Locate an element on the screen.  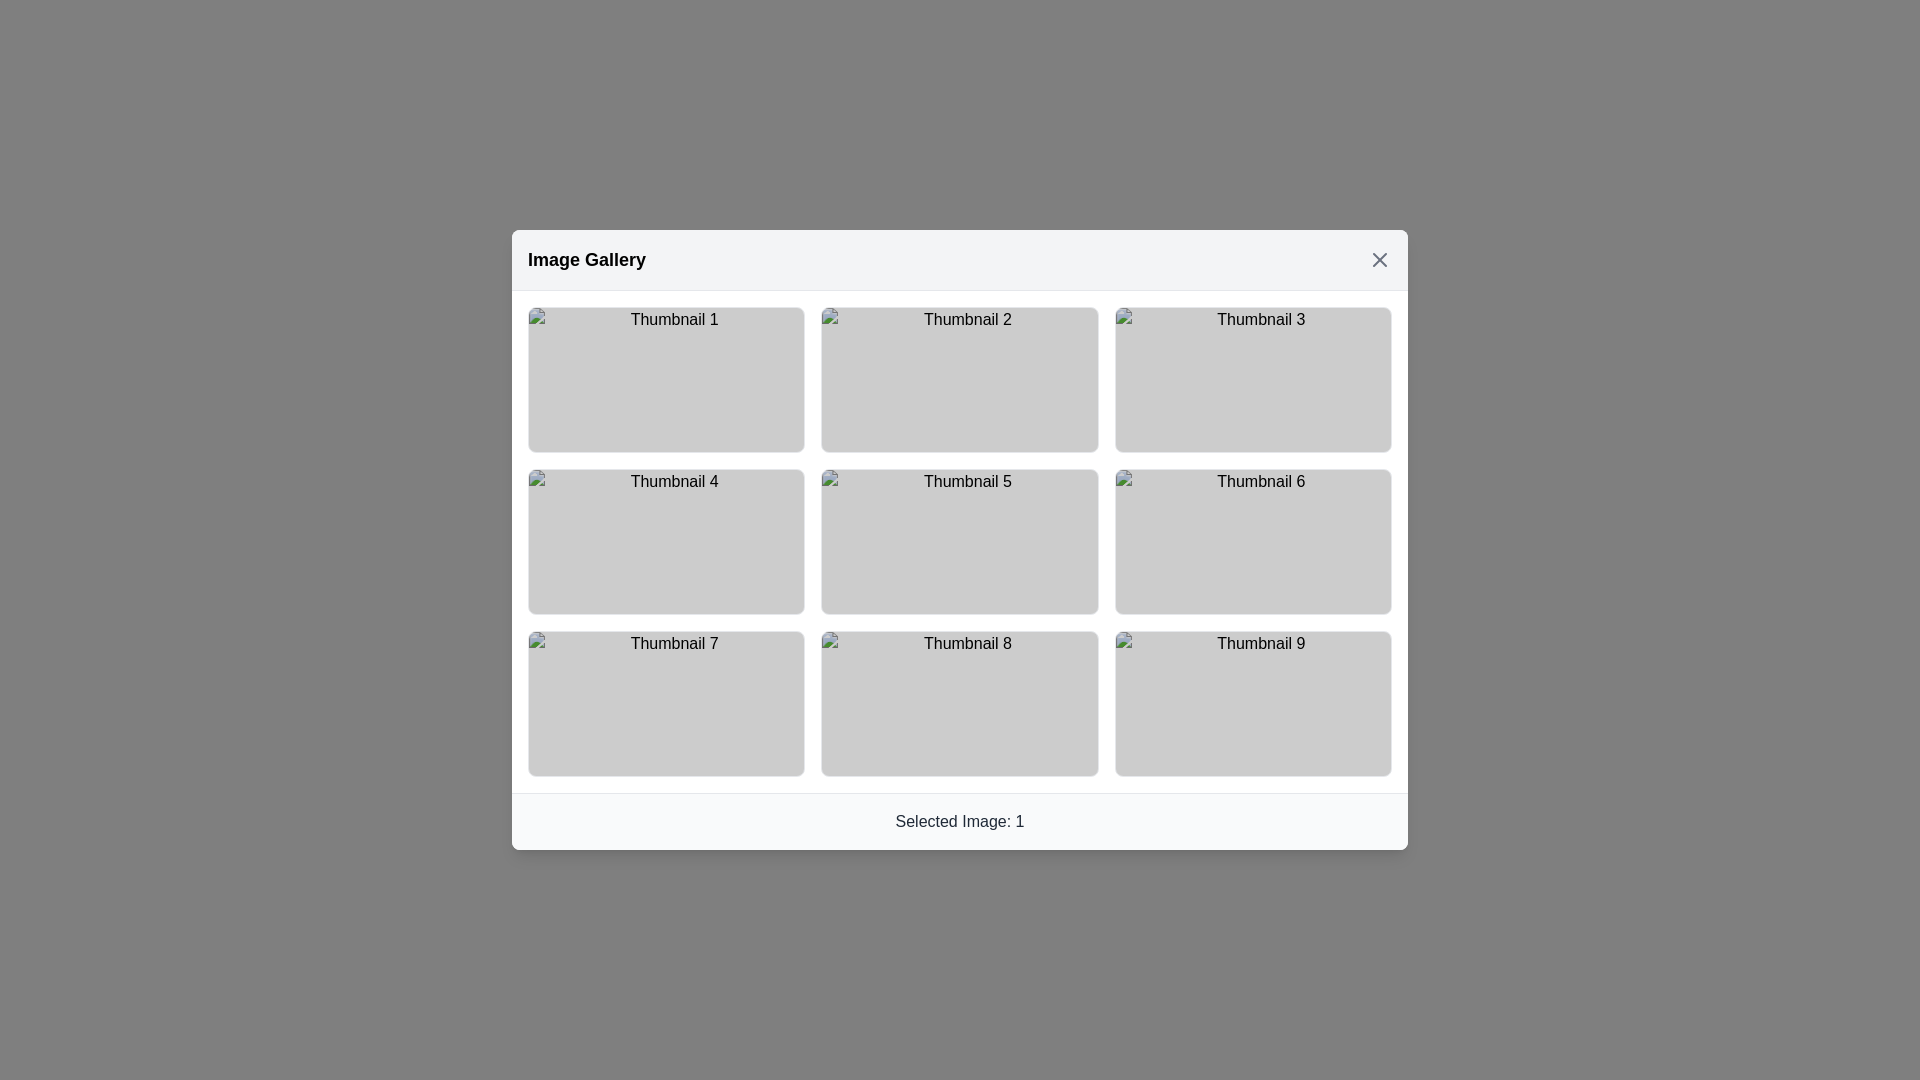
the transparent layered overlay that darkens upon hover, positioned over 'Thumbnail 8' in a 3x3 grid layout is located at coordinates (960, 703).